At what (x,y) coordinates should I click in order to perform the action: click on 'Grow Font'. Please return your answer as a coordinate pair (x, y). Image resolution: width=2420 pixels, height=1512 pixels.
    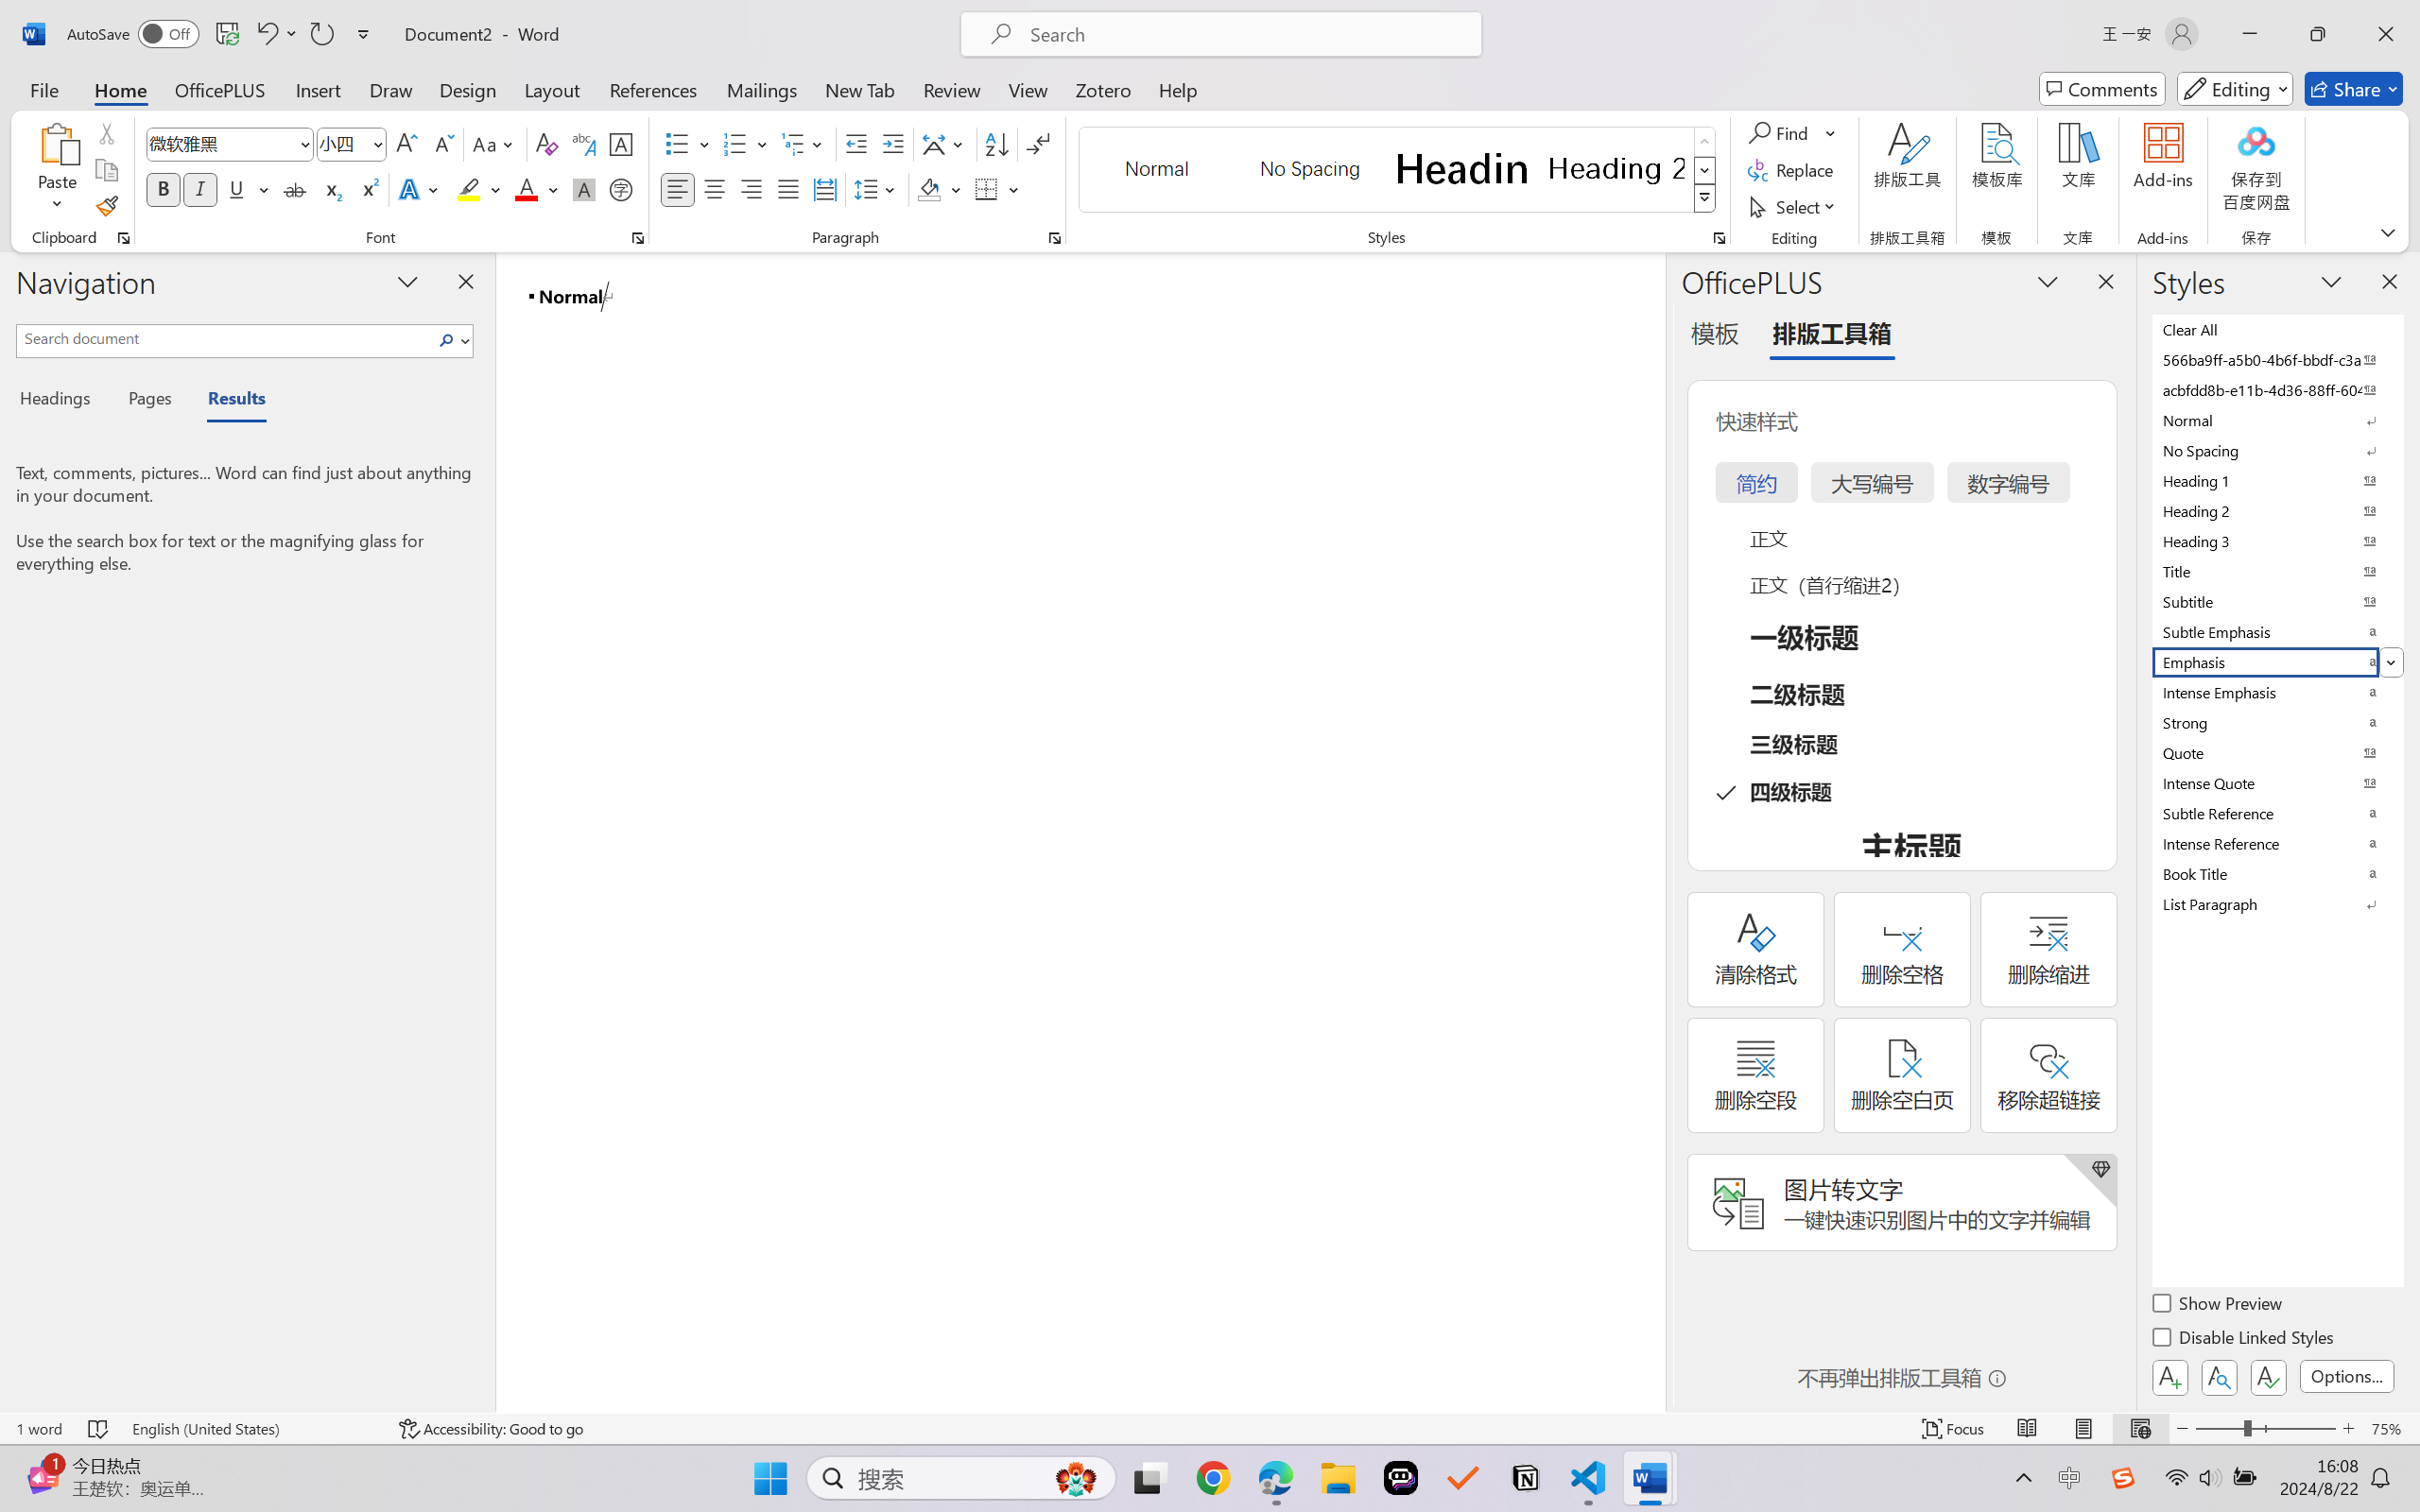
    Looking at the image, I should click on (406, 144).